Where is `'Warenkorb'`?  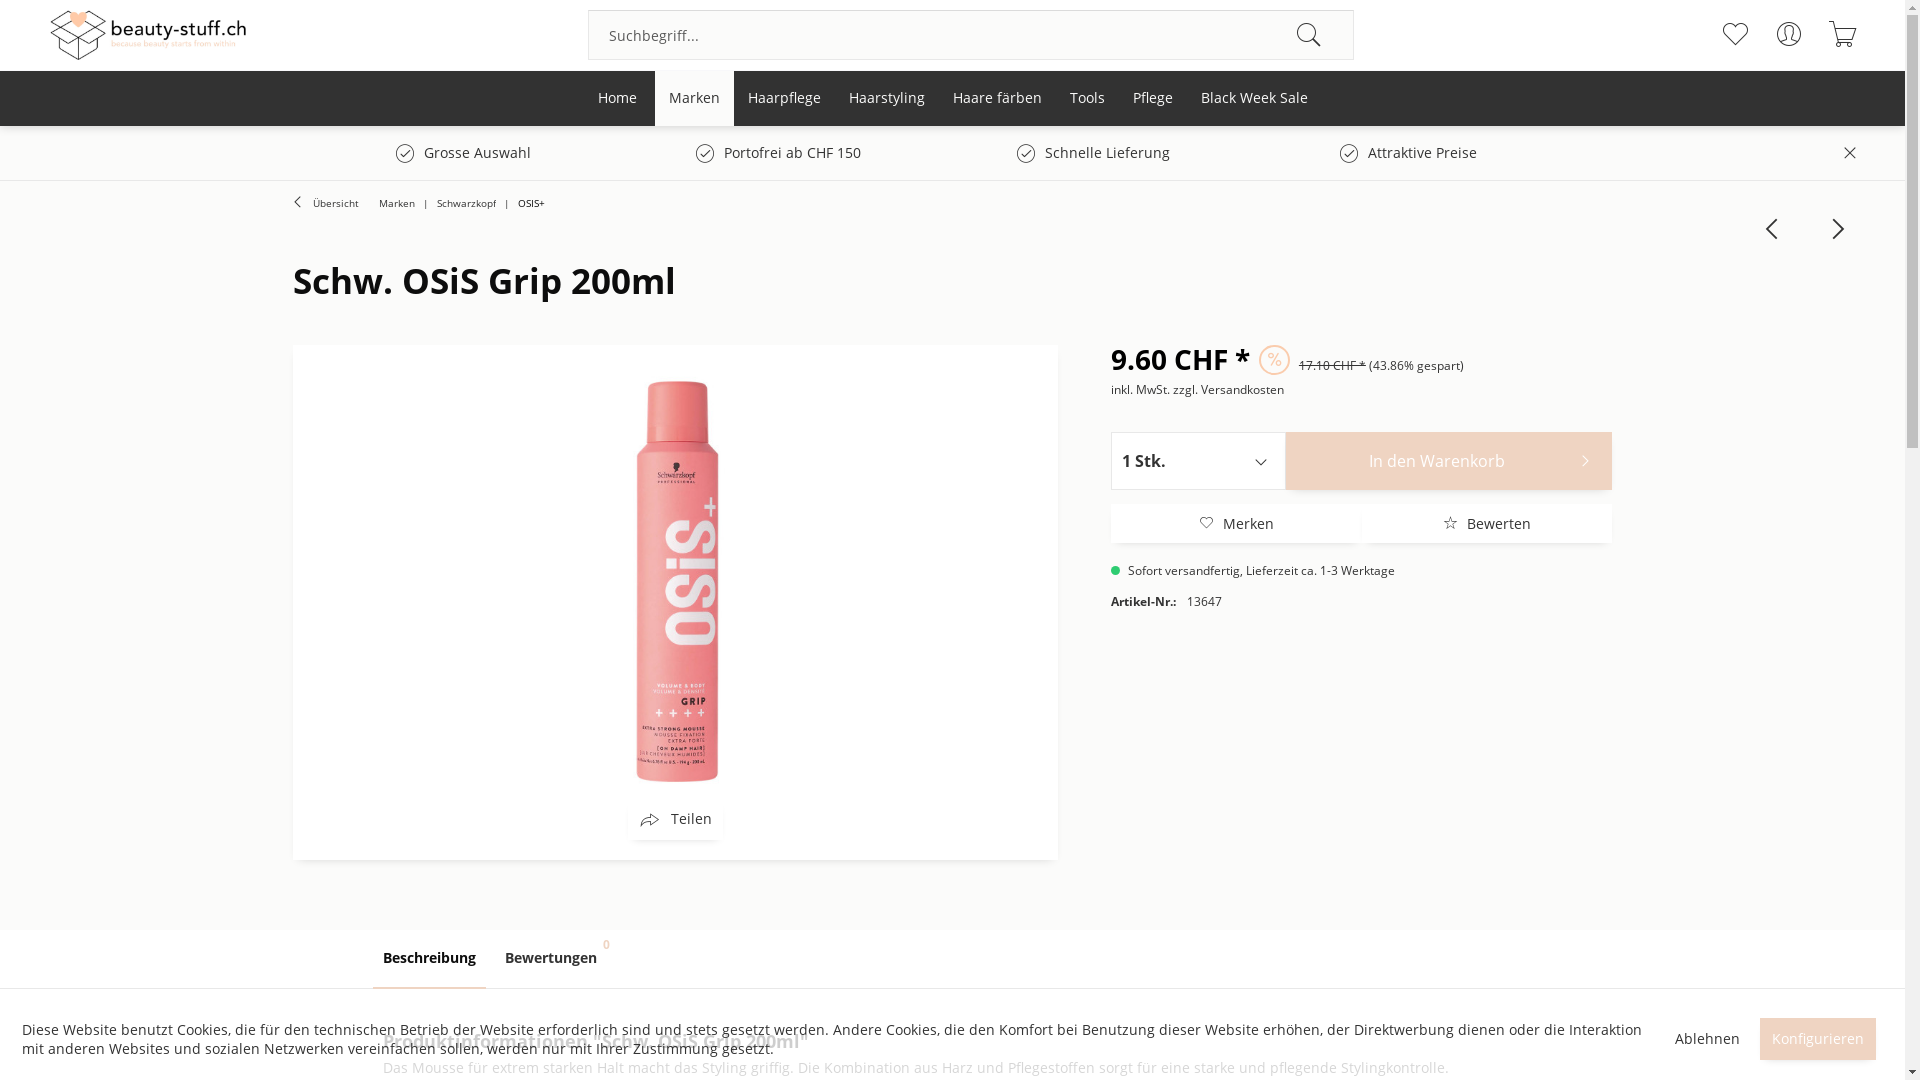
'Warenkorb' is located at coordinates (1841, 34).